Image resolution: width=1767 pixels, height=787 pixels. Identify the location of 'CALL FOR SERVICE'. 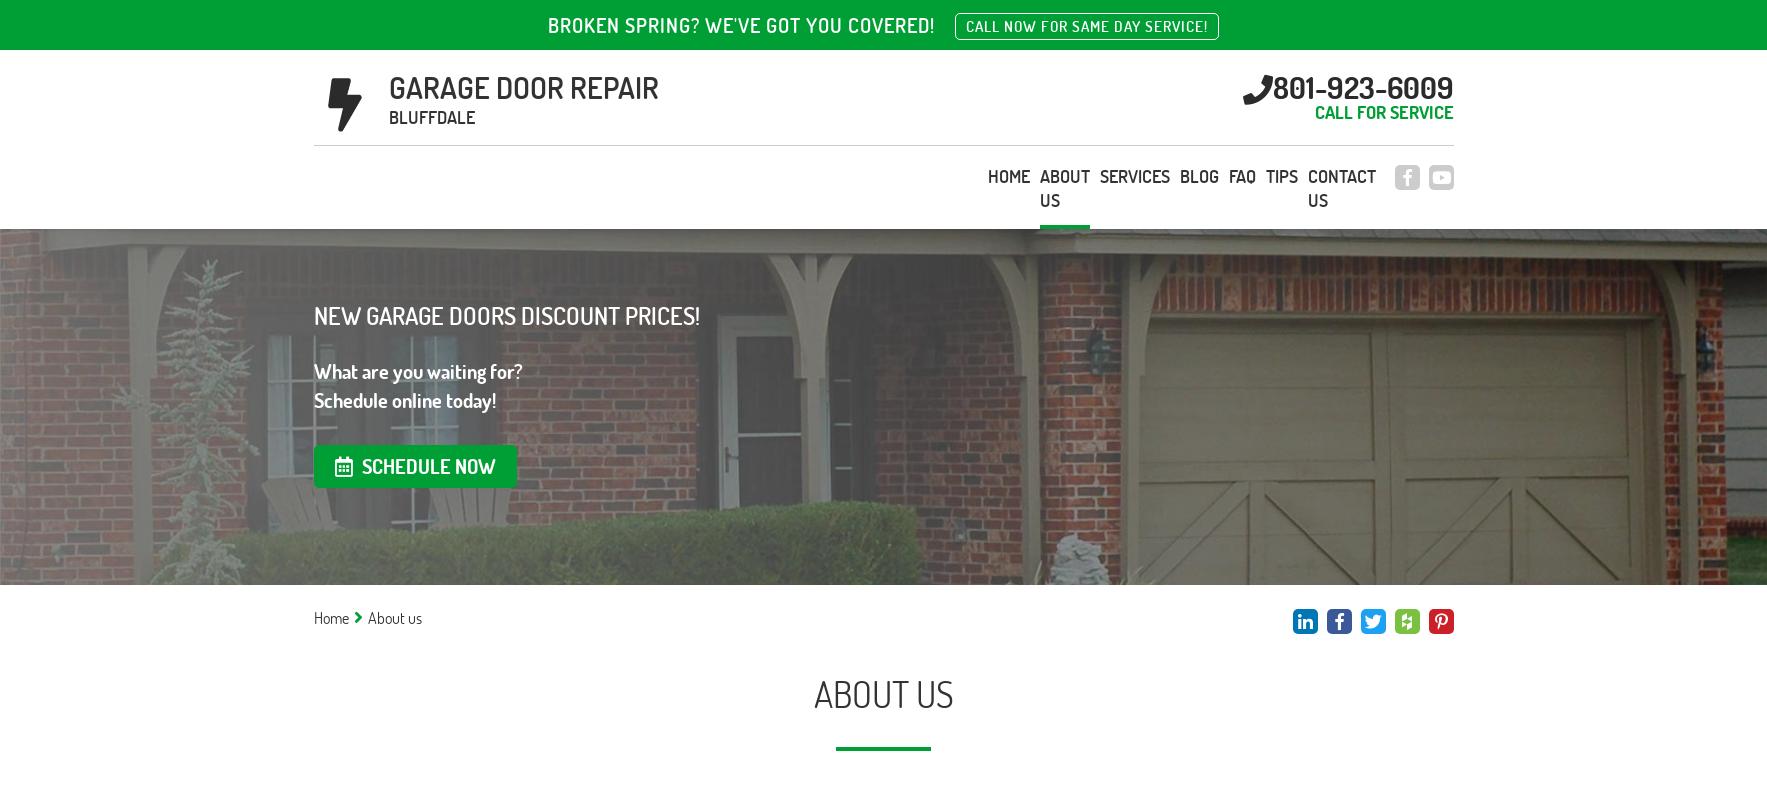
(1312, 110).